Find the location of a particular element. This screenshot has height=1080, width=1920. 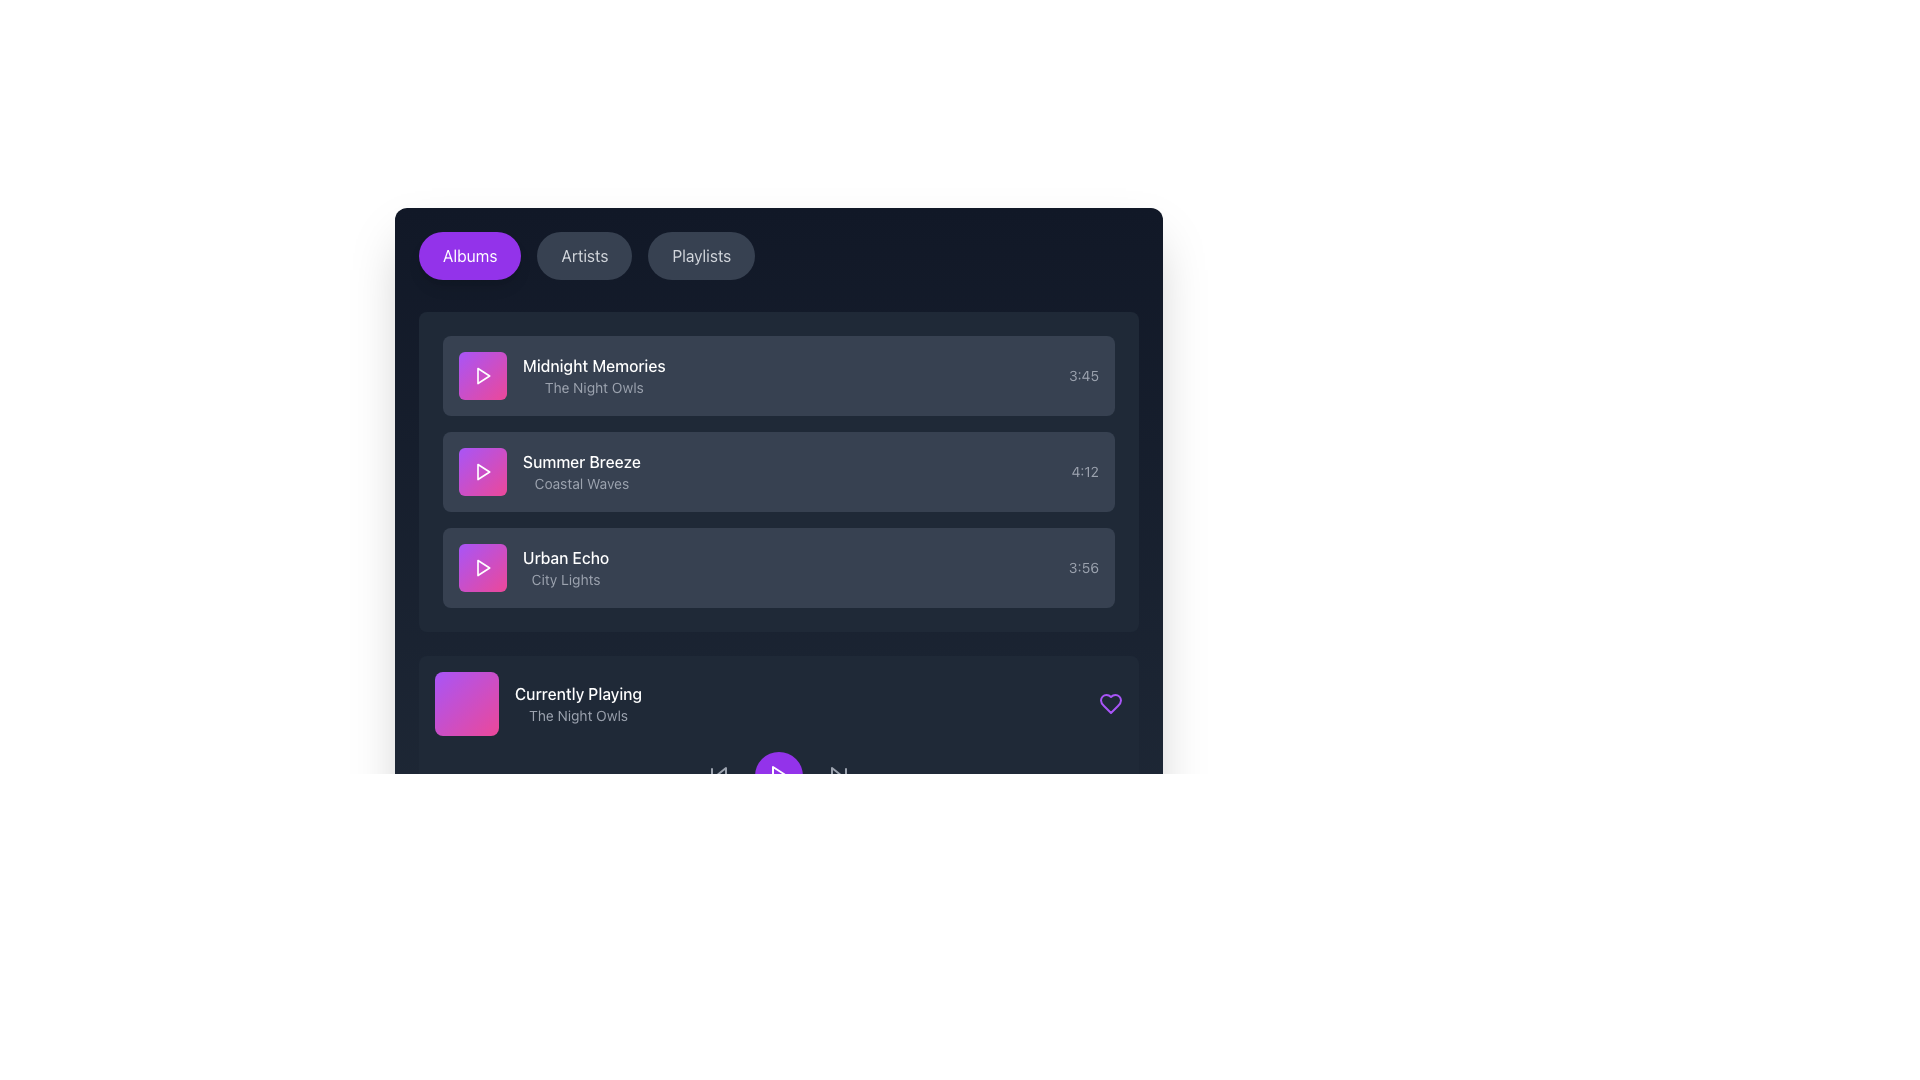

the List item section displaying the title 'Urban Echo' and subtitle 'City Lights' is located at coordinates (534, 567).